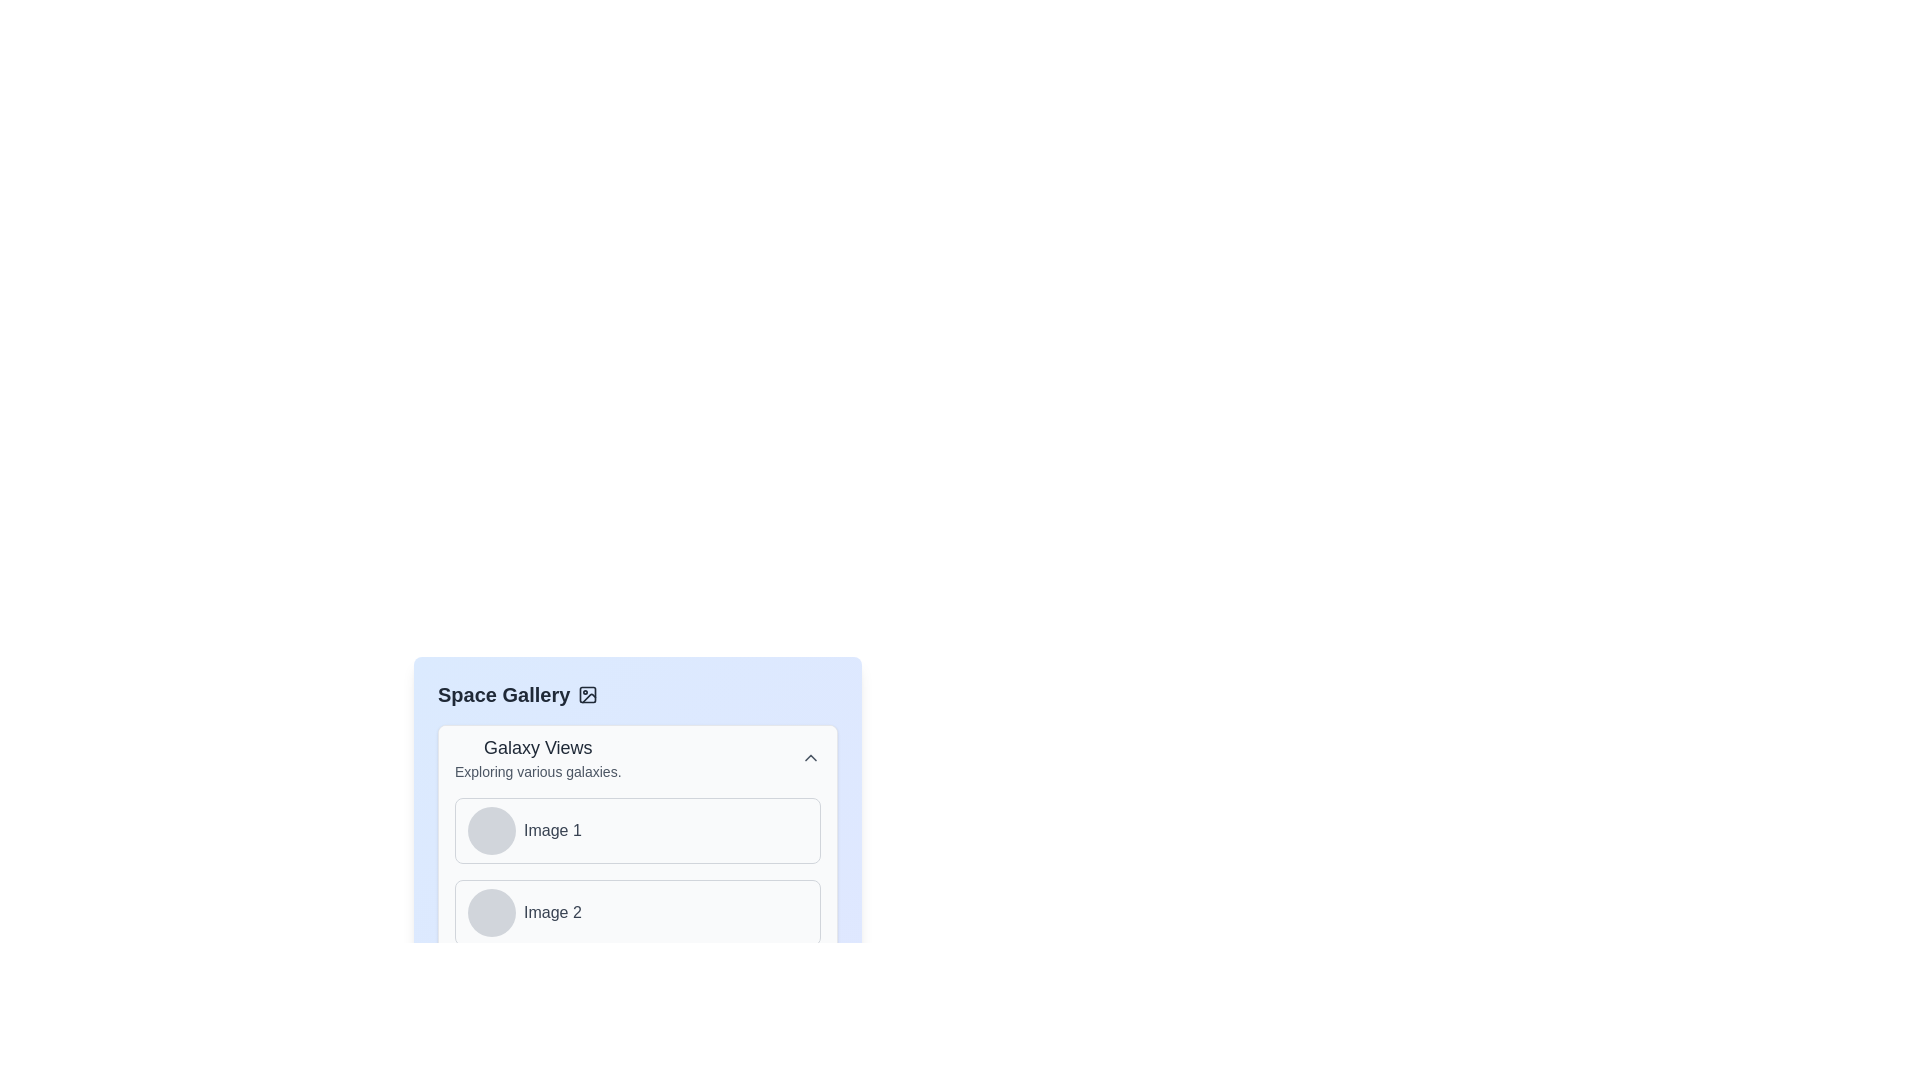 This screenshot has width=1920, height=1080. I want to click on the text label displaying 'Galaxy Views' which is located in the 'Space Gallery' section, positioned at the upper-left corner of the content area, so click(538, 748).